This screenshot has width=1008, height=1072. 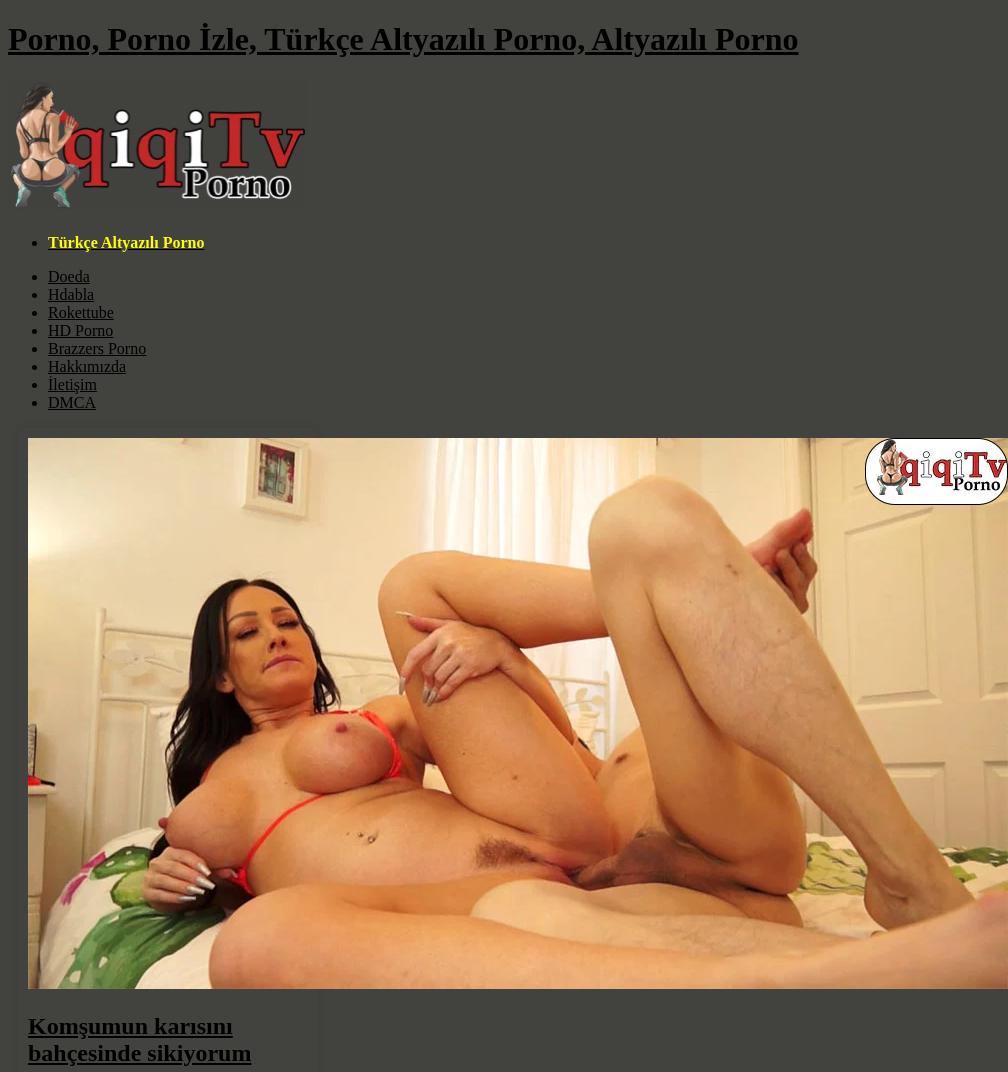 What do you see at coordinates (402, 38) in the screenshot?
I see `'Porno, Porno İzle, Türkçe Altyazılı Porno, Altyazılı Porno'` at bounding box center [402, 38].